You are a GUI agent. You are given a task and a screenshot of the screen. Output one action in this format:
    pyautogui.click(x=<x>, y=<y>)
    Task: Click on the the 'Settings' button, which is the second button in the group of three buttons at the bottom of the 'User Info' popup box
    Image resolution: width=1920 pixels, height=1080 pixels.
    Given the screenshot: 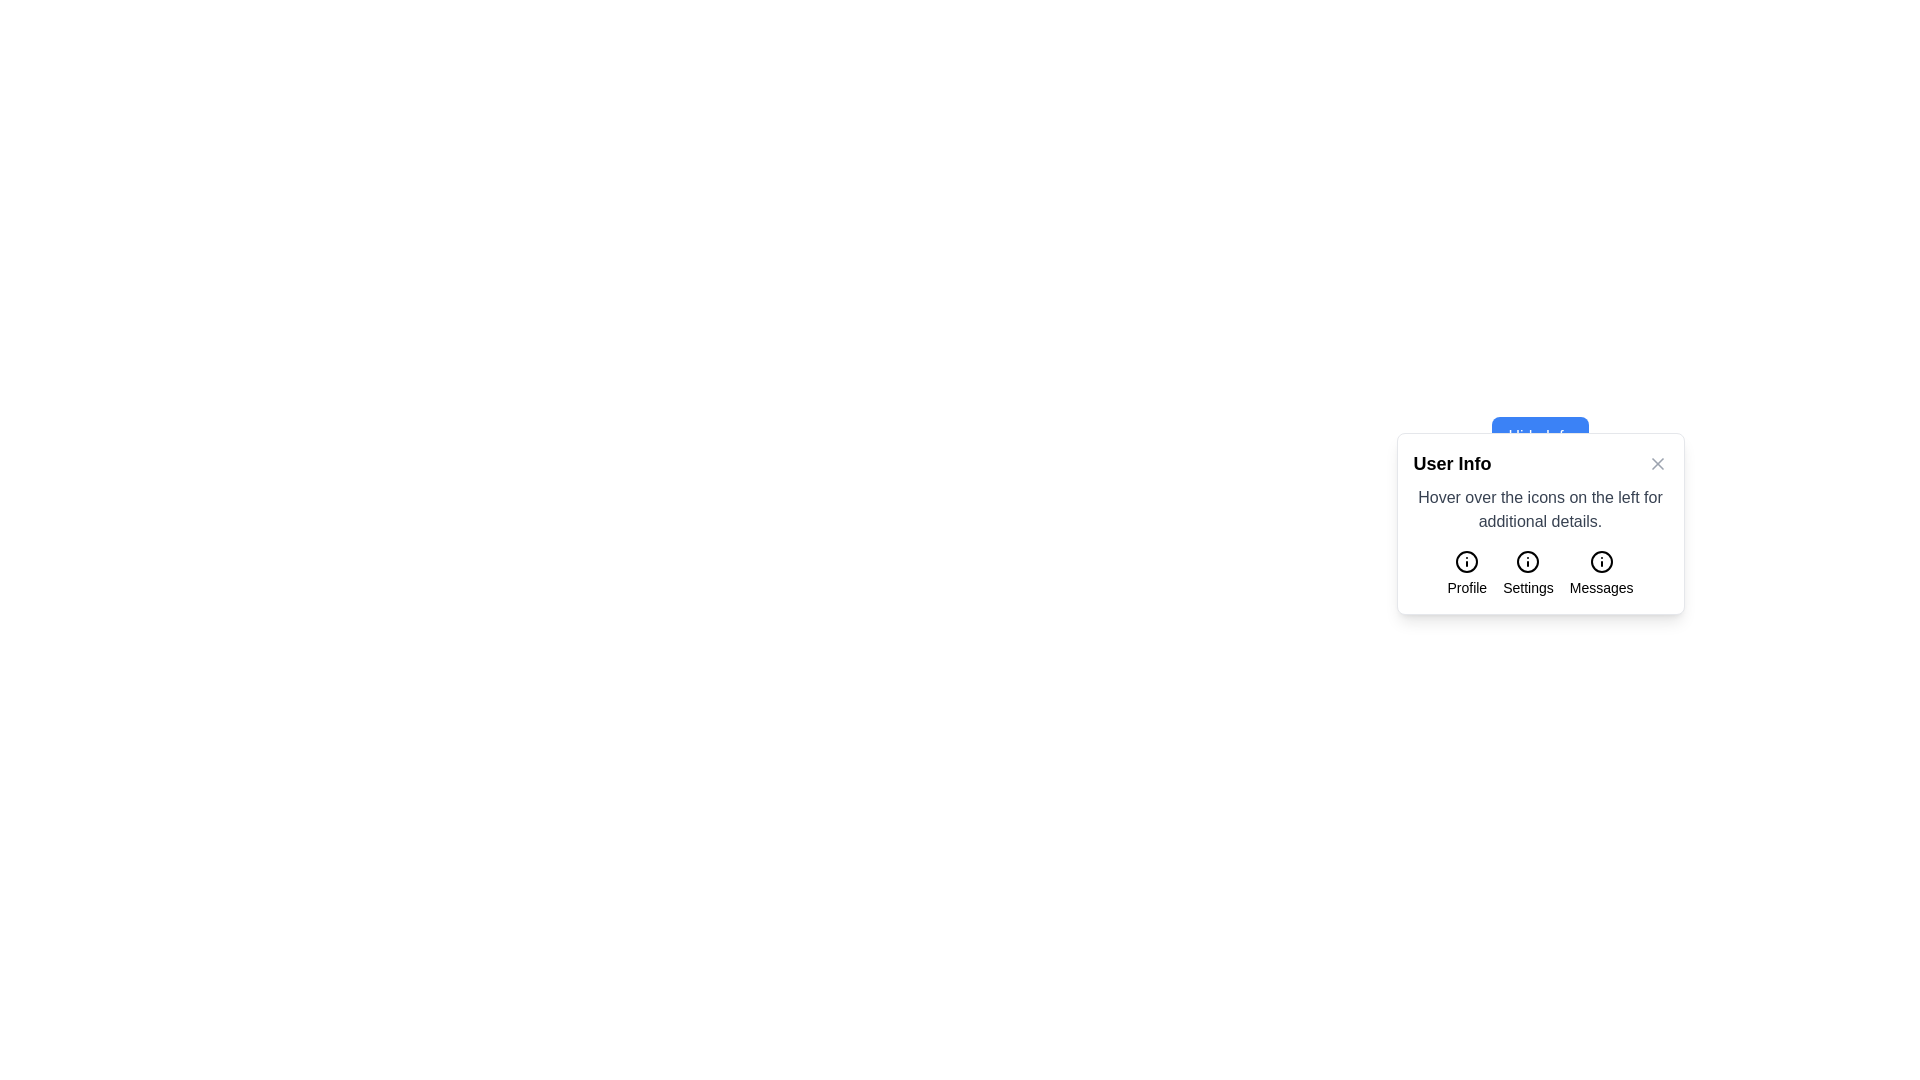 What is the action you would take?
    pyautogui.click(x=1539, y=574)
    